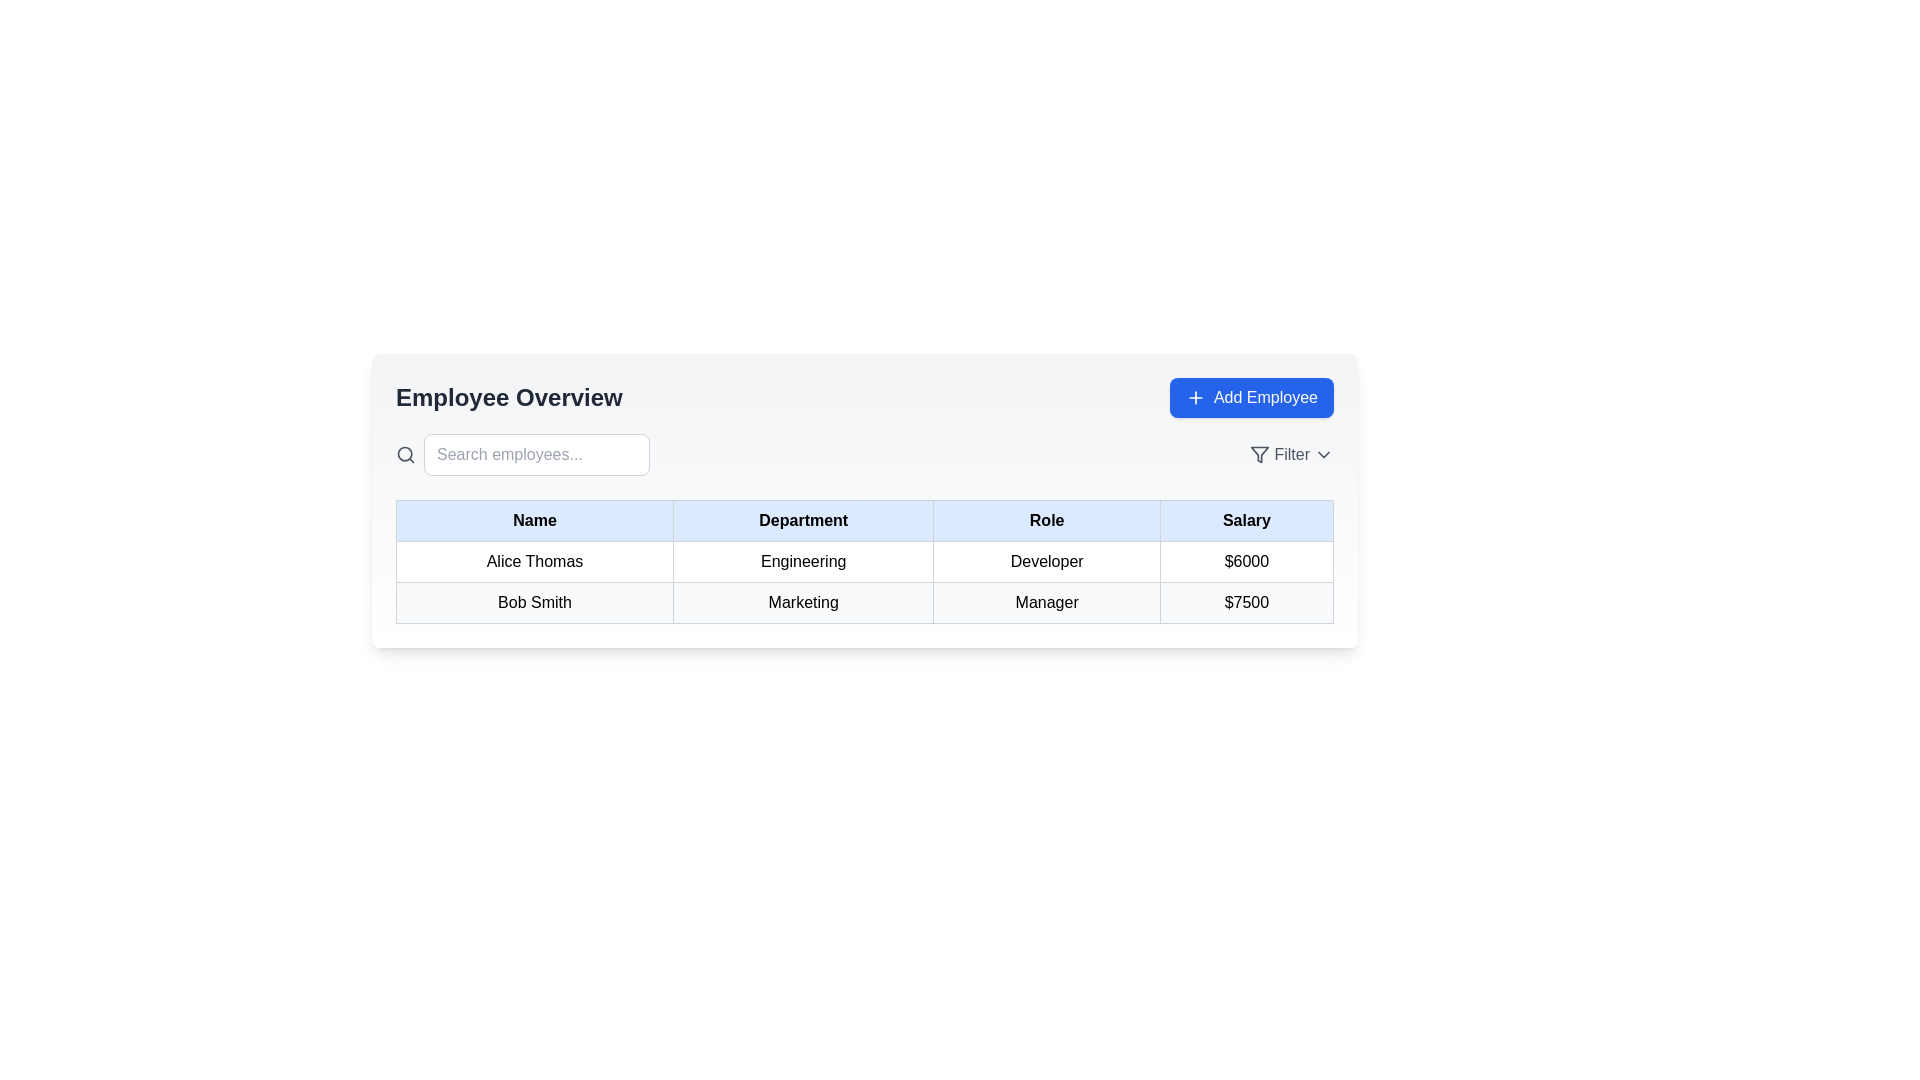  Describe the element at coordinates (405, 455) in the screenshot. I see `the gray magnifying glass search icon located on the left side of the search bar in the 'Employee Overview' interface` at that location.